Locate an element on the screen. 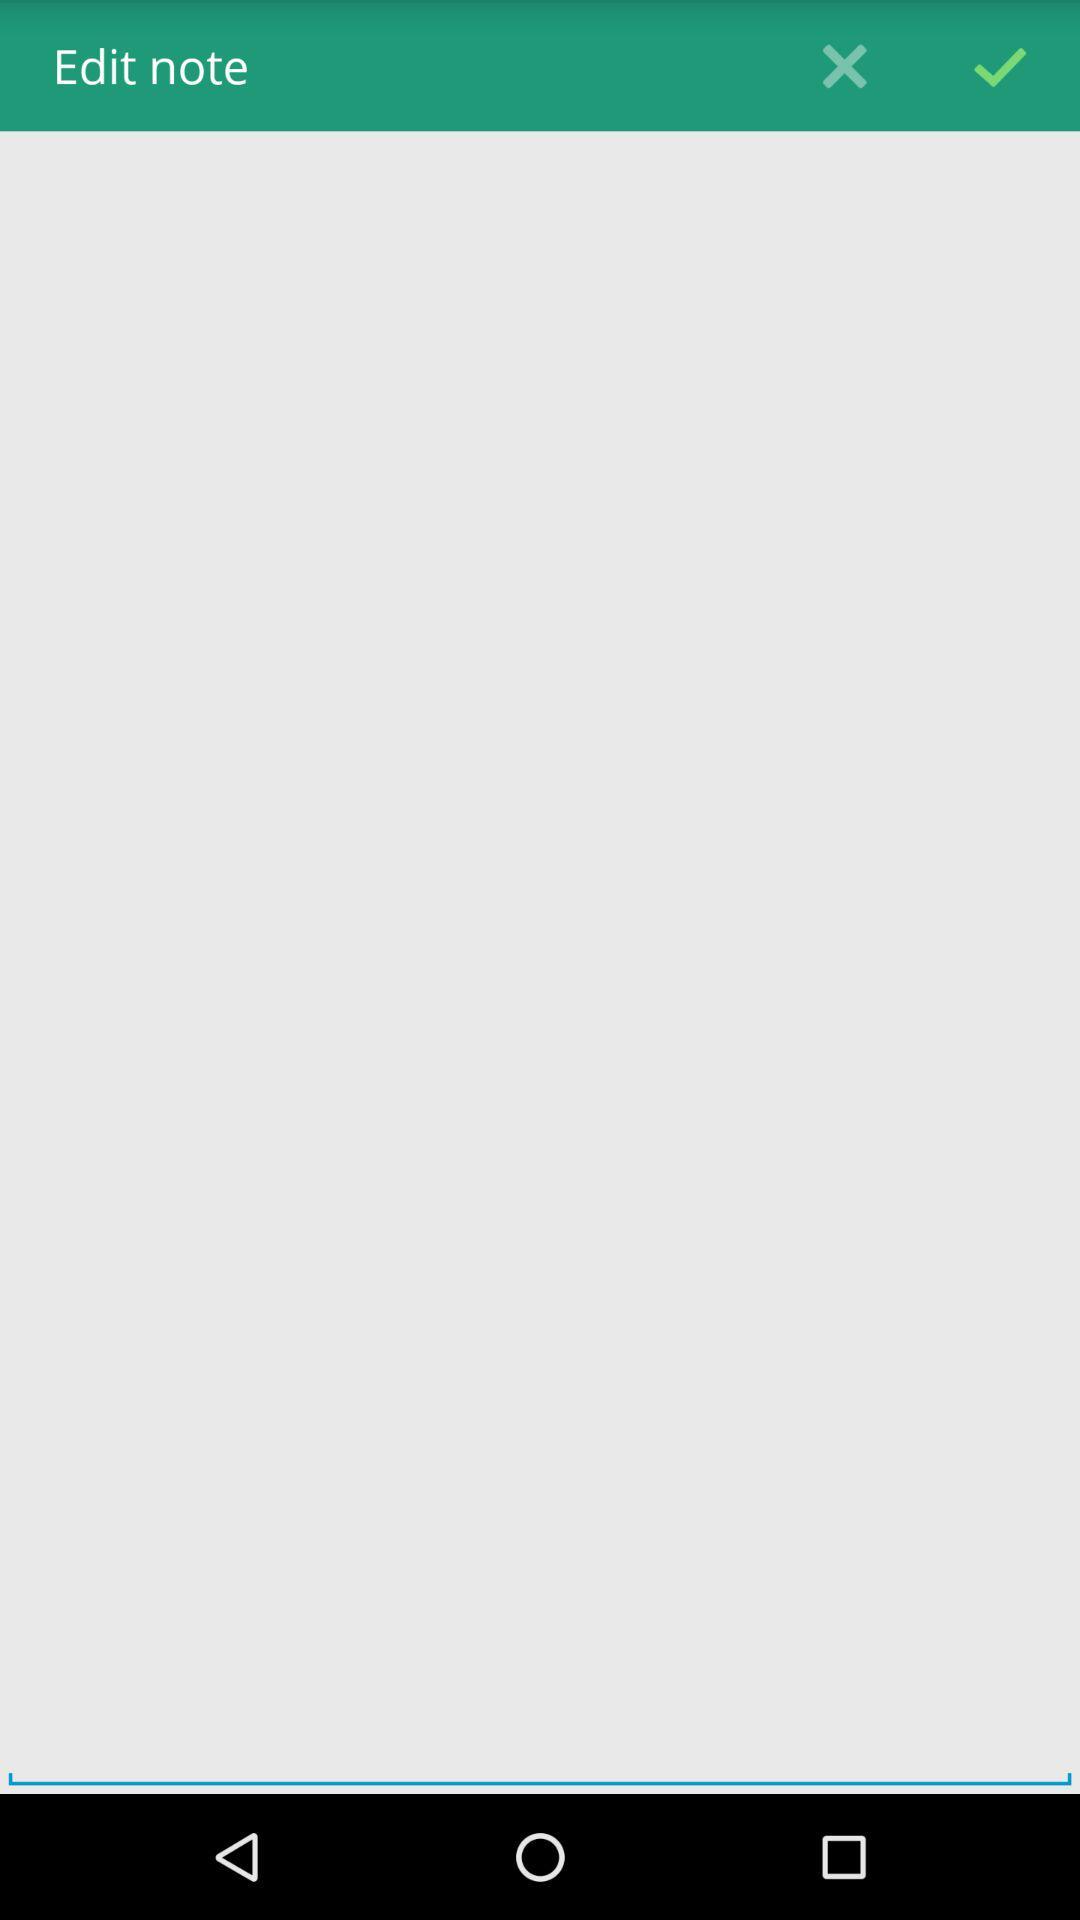 This screenshot has width=1080, height=1920. the close icon is located at coordinates (843, 70).